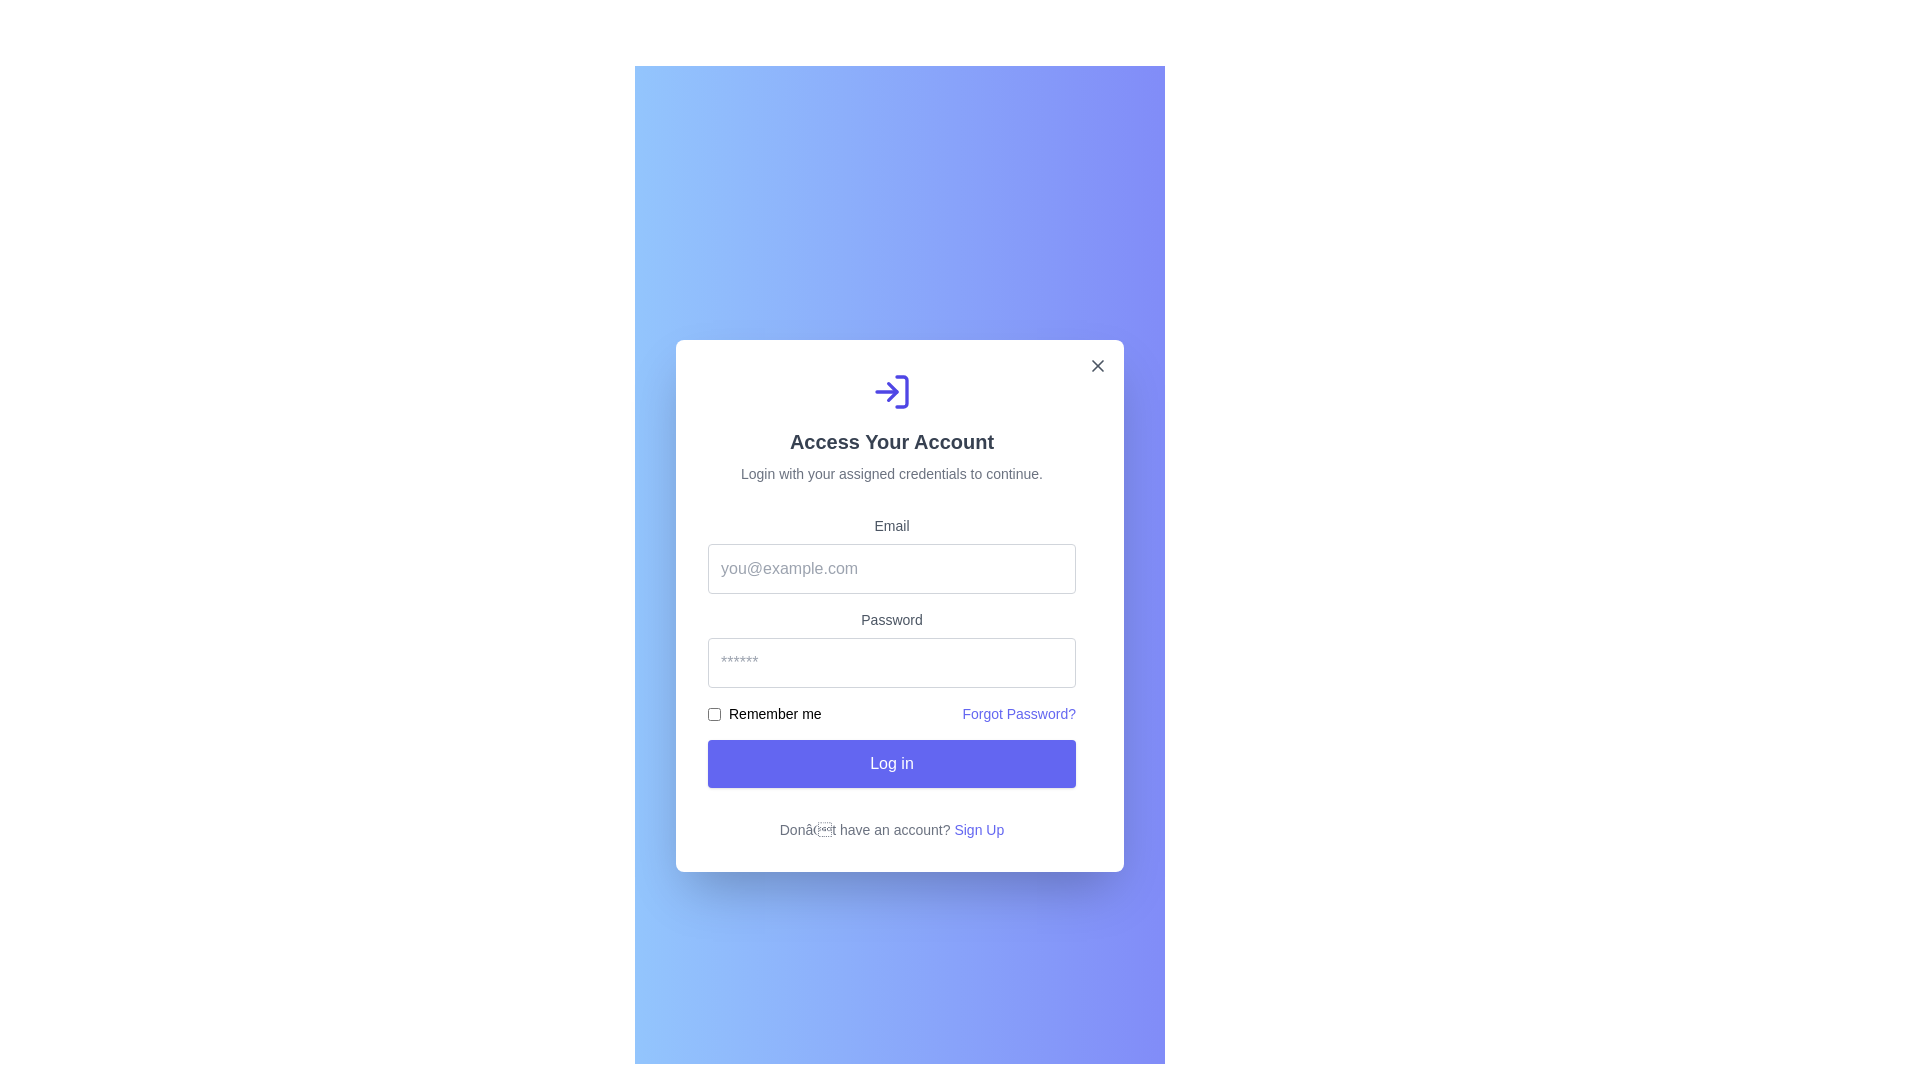 This screenshot has height=1080, width=1920. What do you see at coordinates (901, 392) in the screenshot?
I see `the decorative line icon element located at the rightmost part of the login icon above the 'Access Your Account' text` at bounding box center [901, 392].